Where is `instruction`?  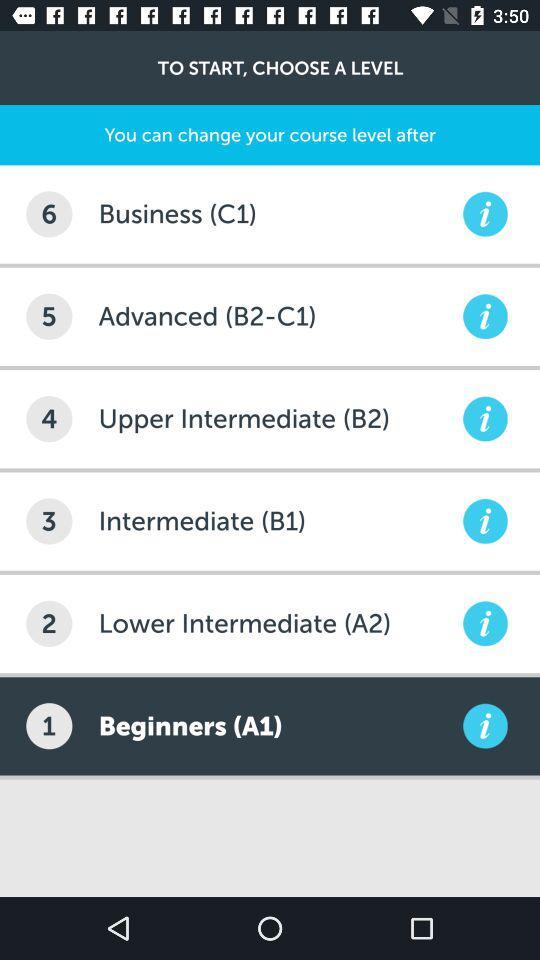 instruction is located at coordinates (484, 725).